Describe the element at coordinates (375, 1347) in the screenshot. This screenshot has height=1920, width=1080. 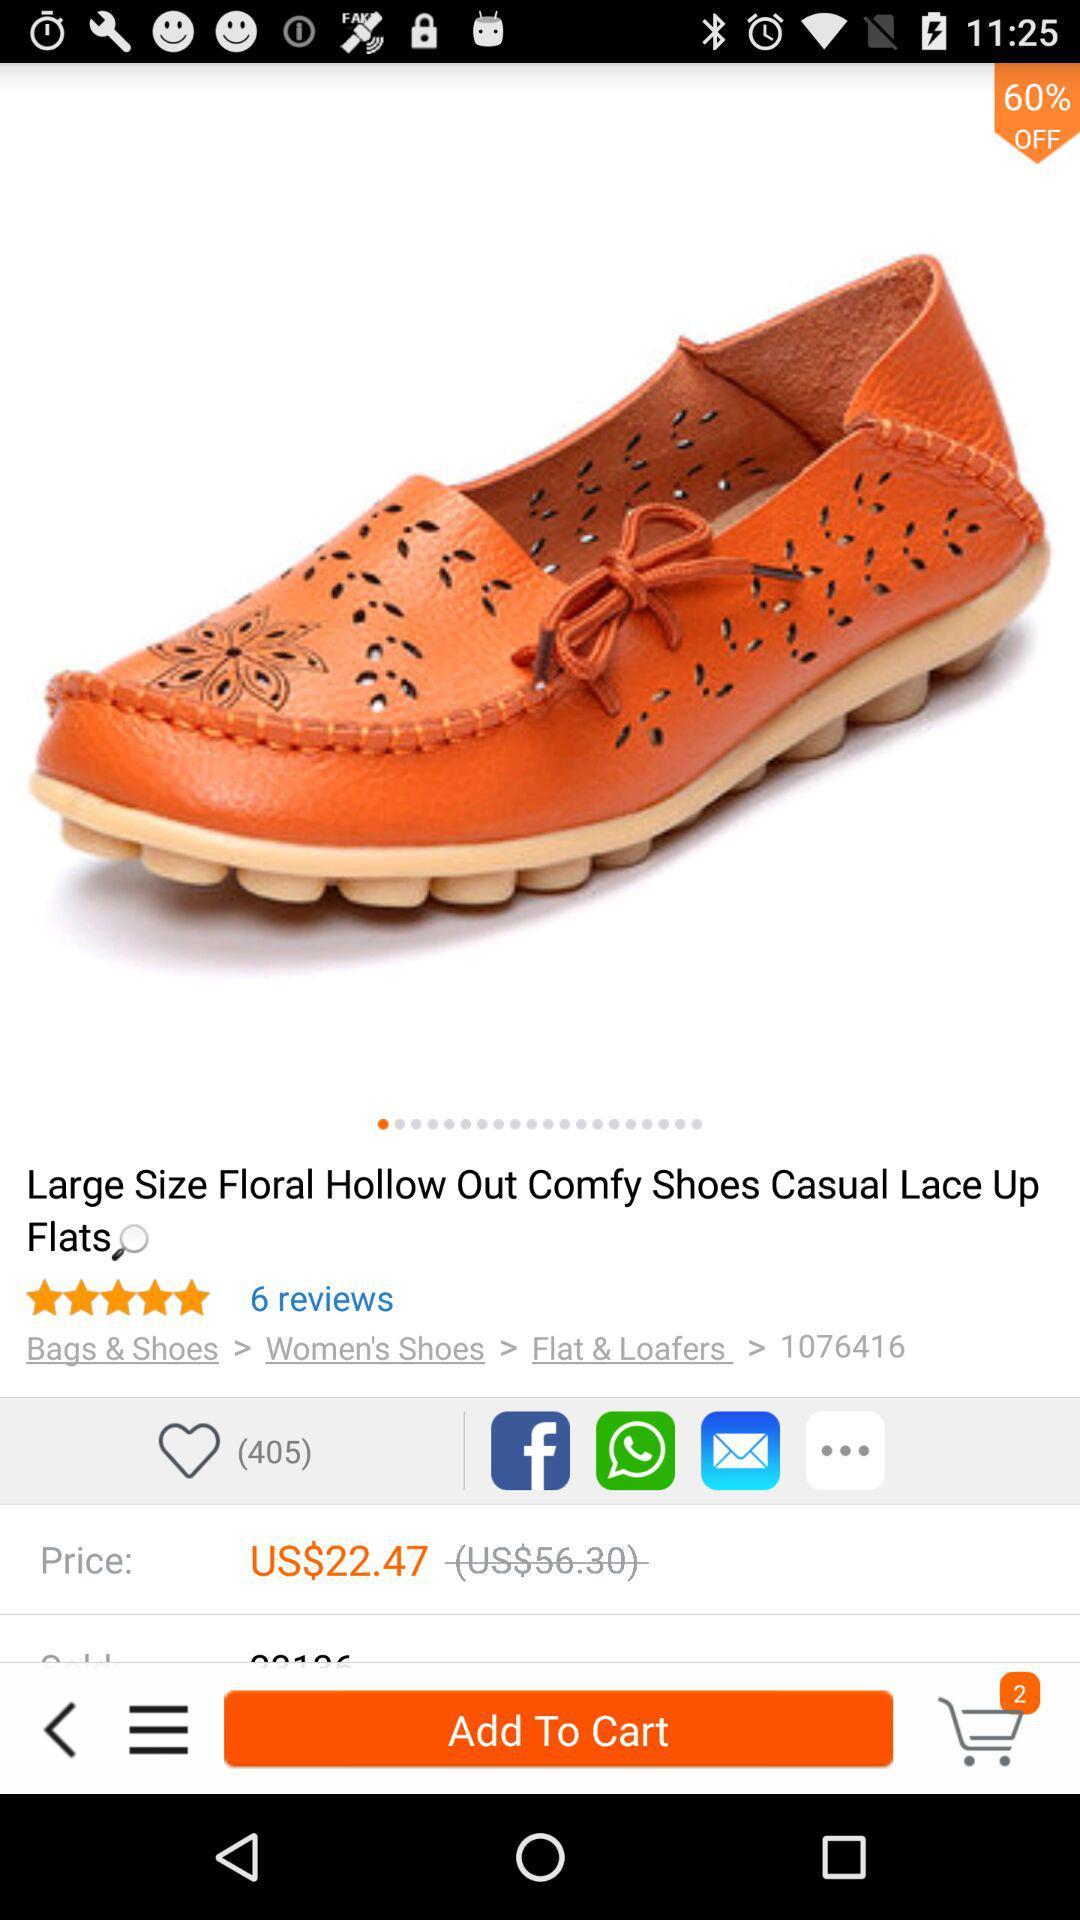
I see `the app next to > item` at that location.